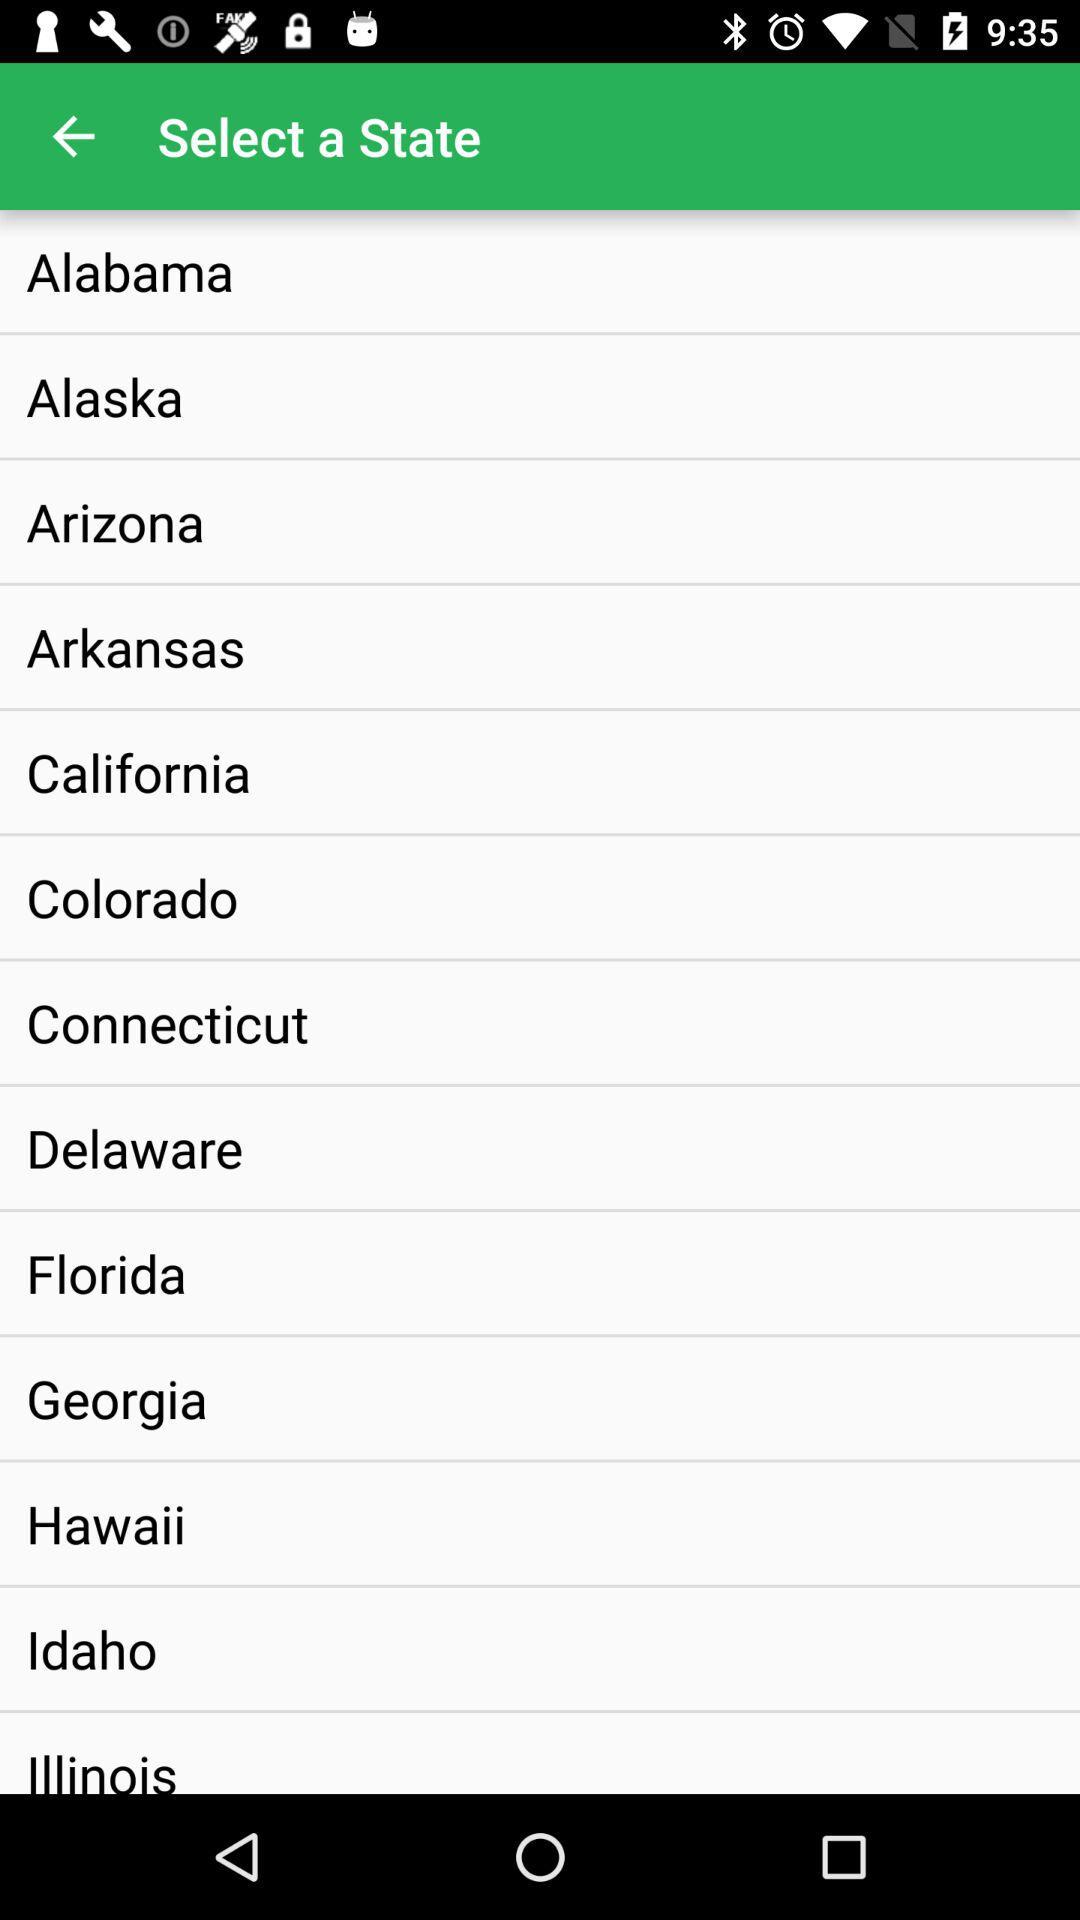 The width and height of the screenshot is (1080, 1920). Describe the element at coordinates (72, 135) in the screenshot. I see `icon above alabama` at that location.